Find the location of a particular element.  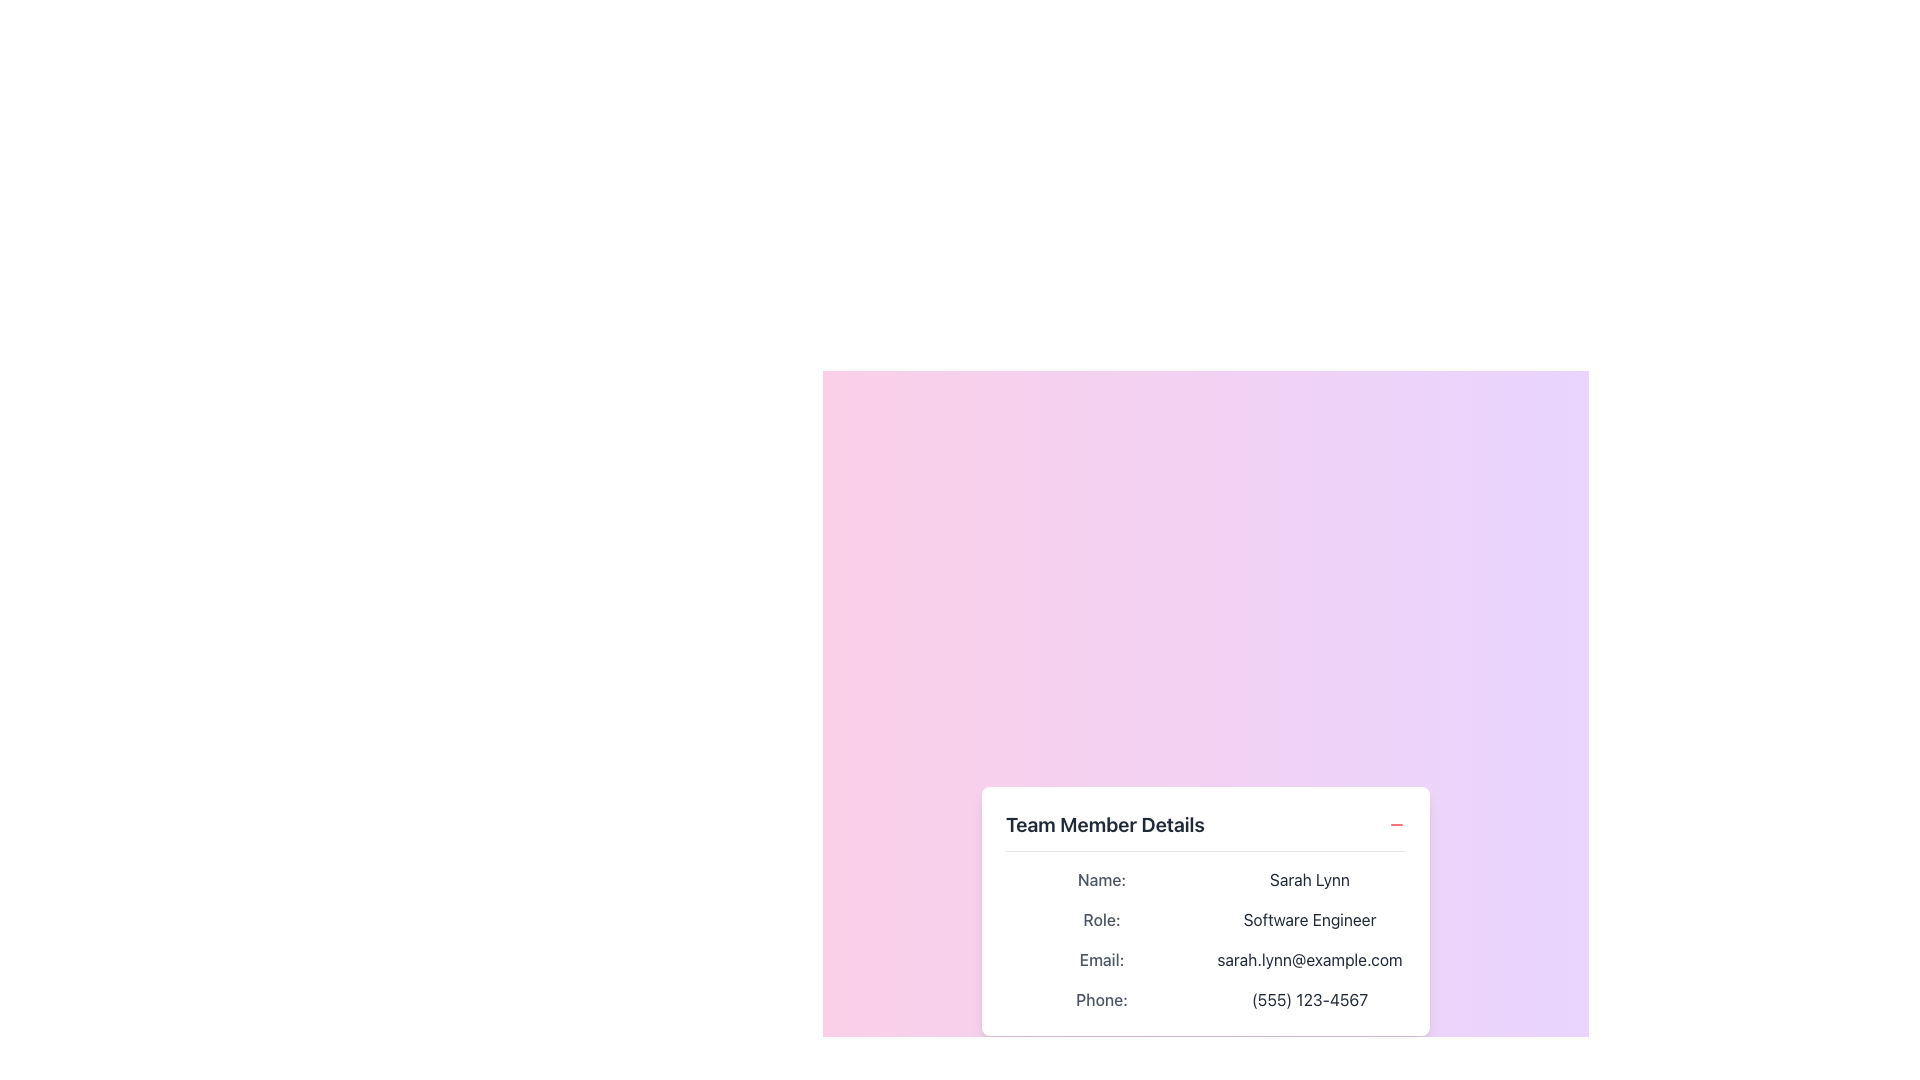

the button located at the rightmost position of the 'Team Member Details' heading to minimize or remove the section is located at coordinates (1395, 824).